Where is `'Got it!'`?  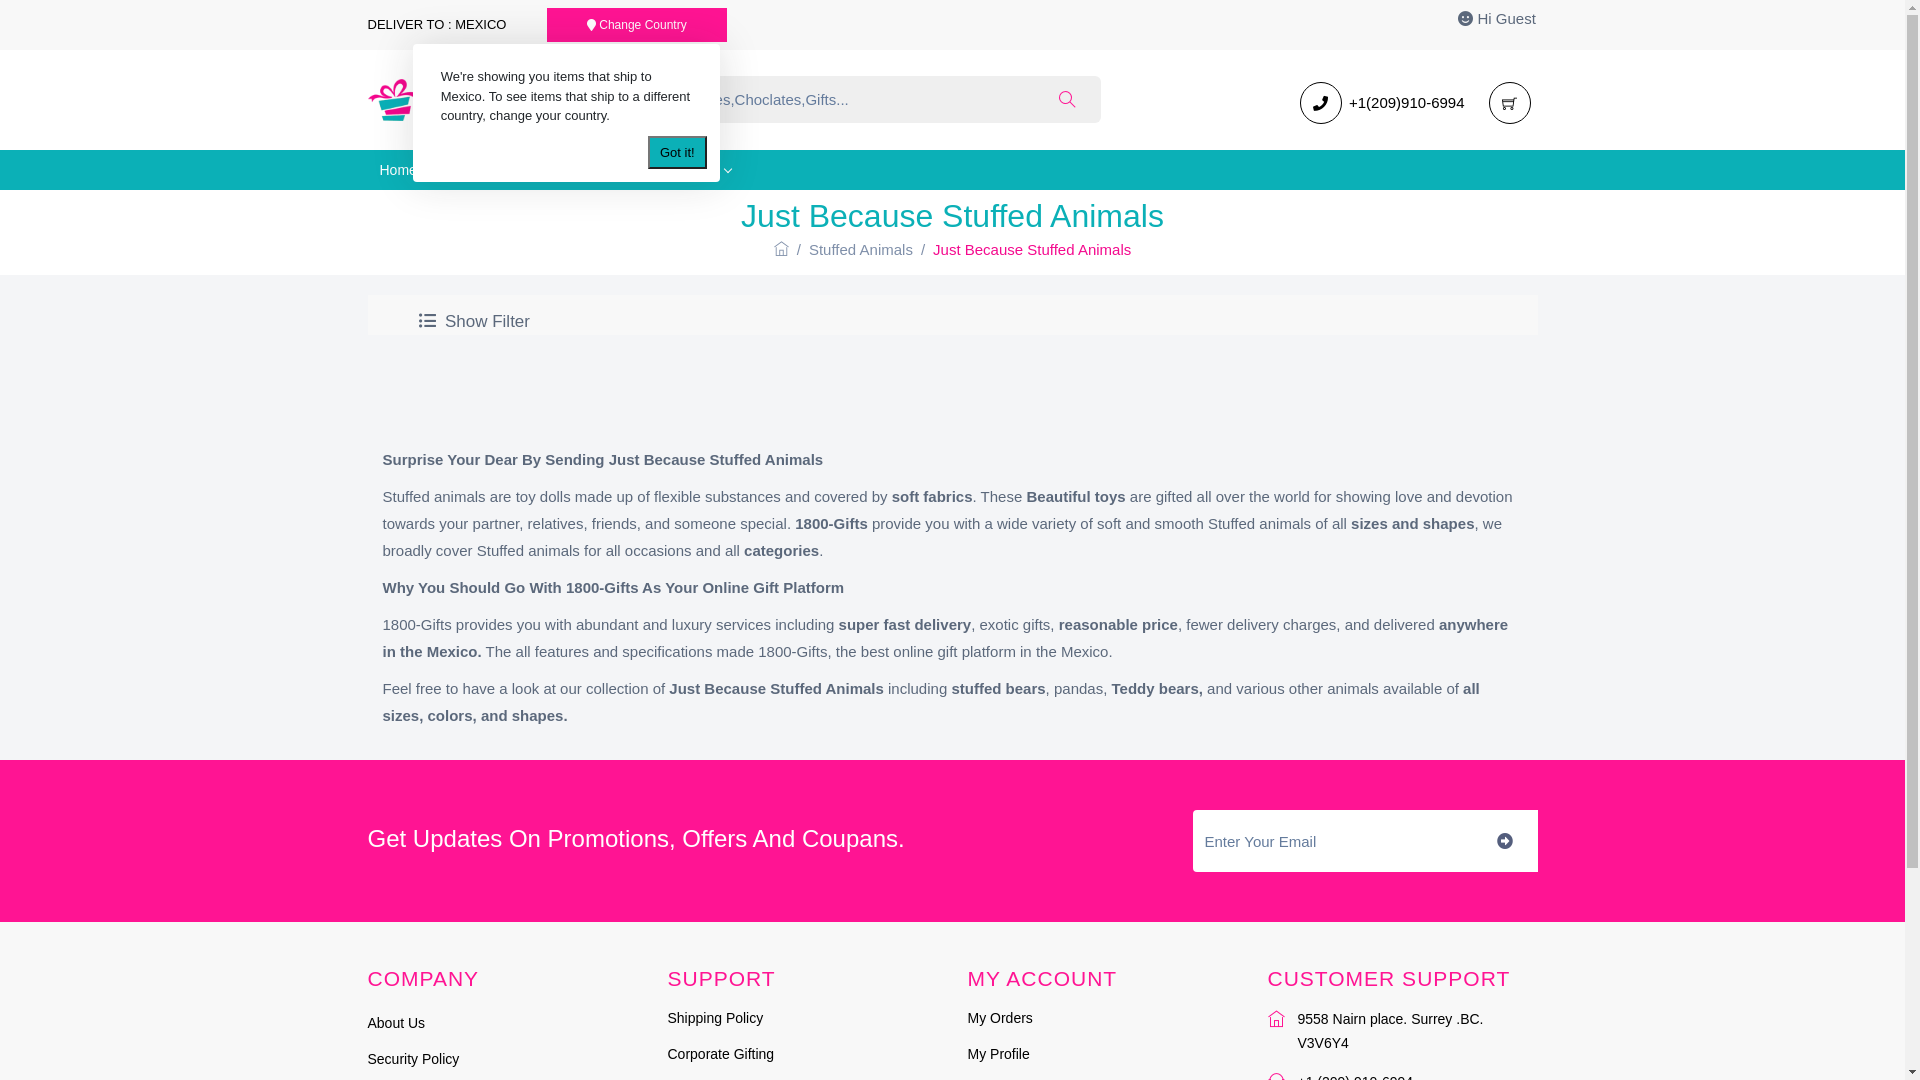
'Got it!' is located at coordinates (677, 152).